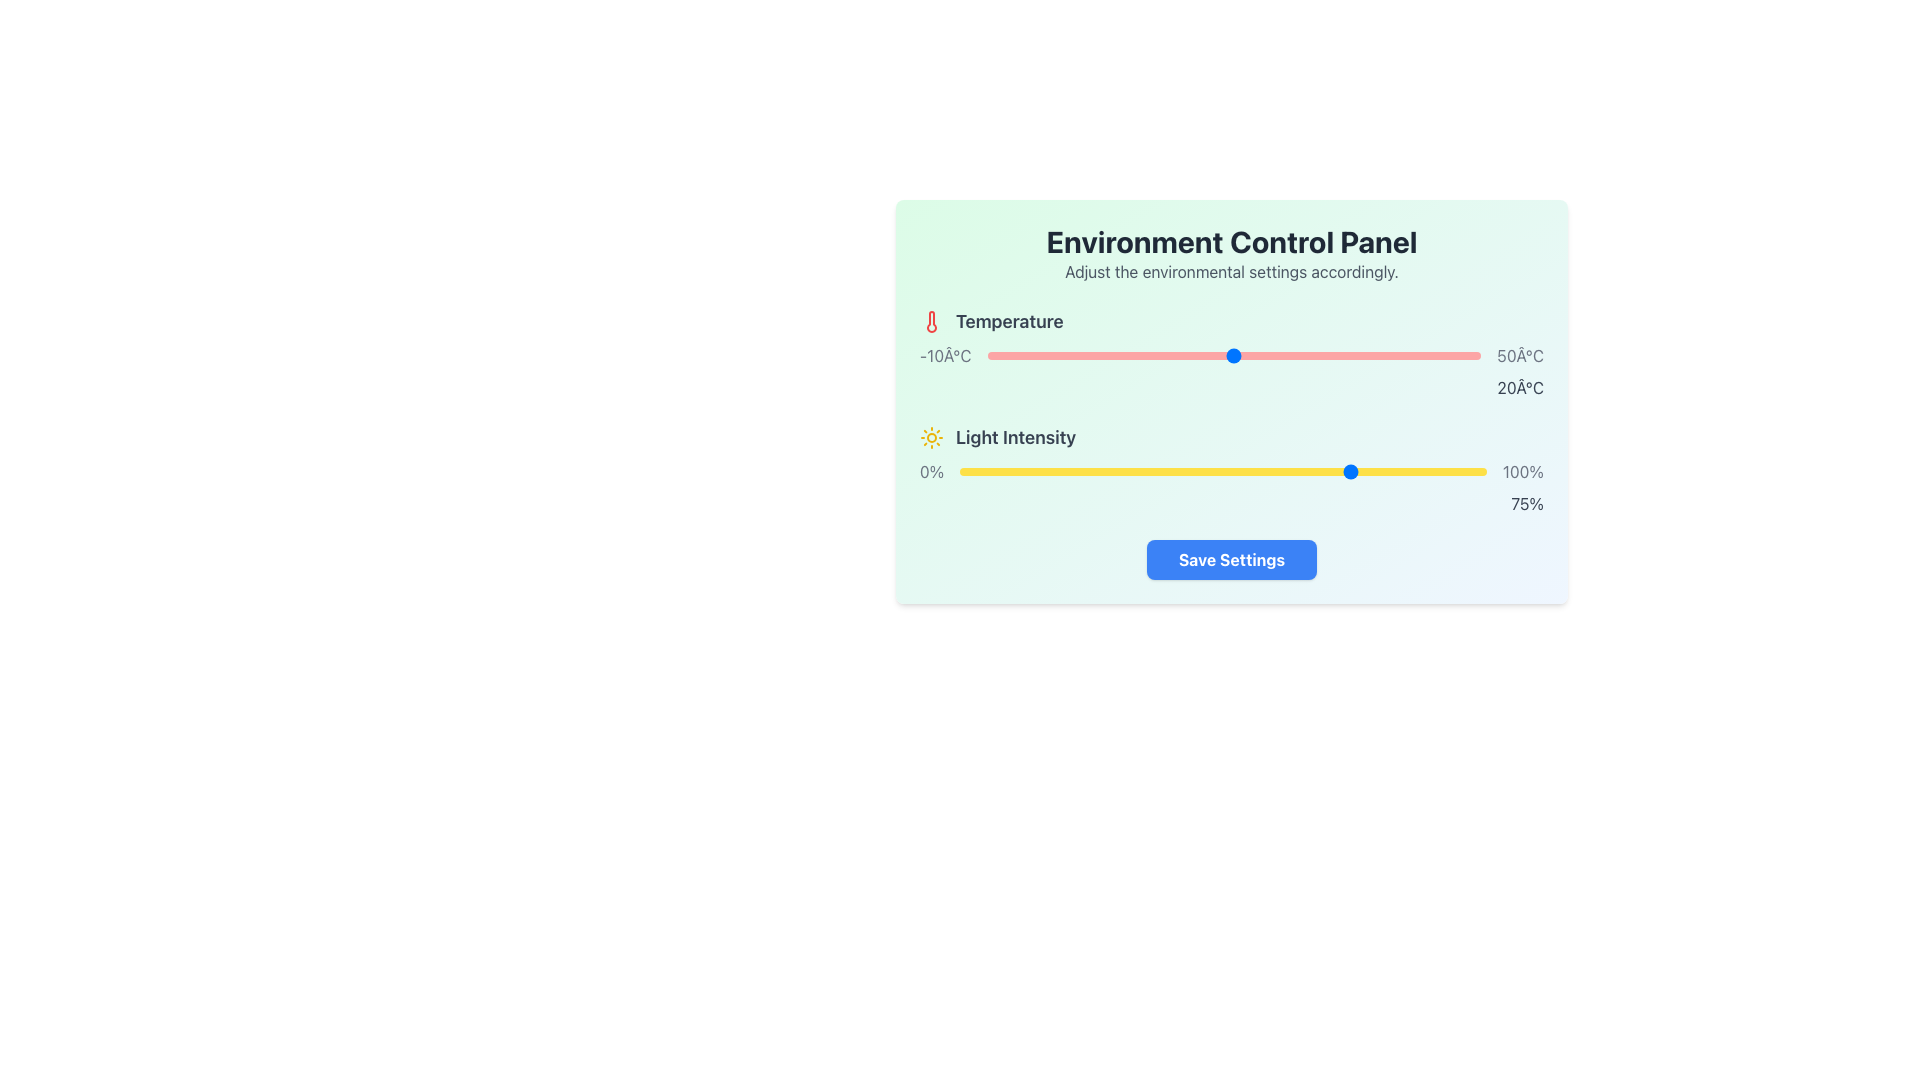  I want to click on light intensity, so click(1059, 471).